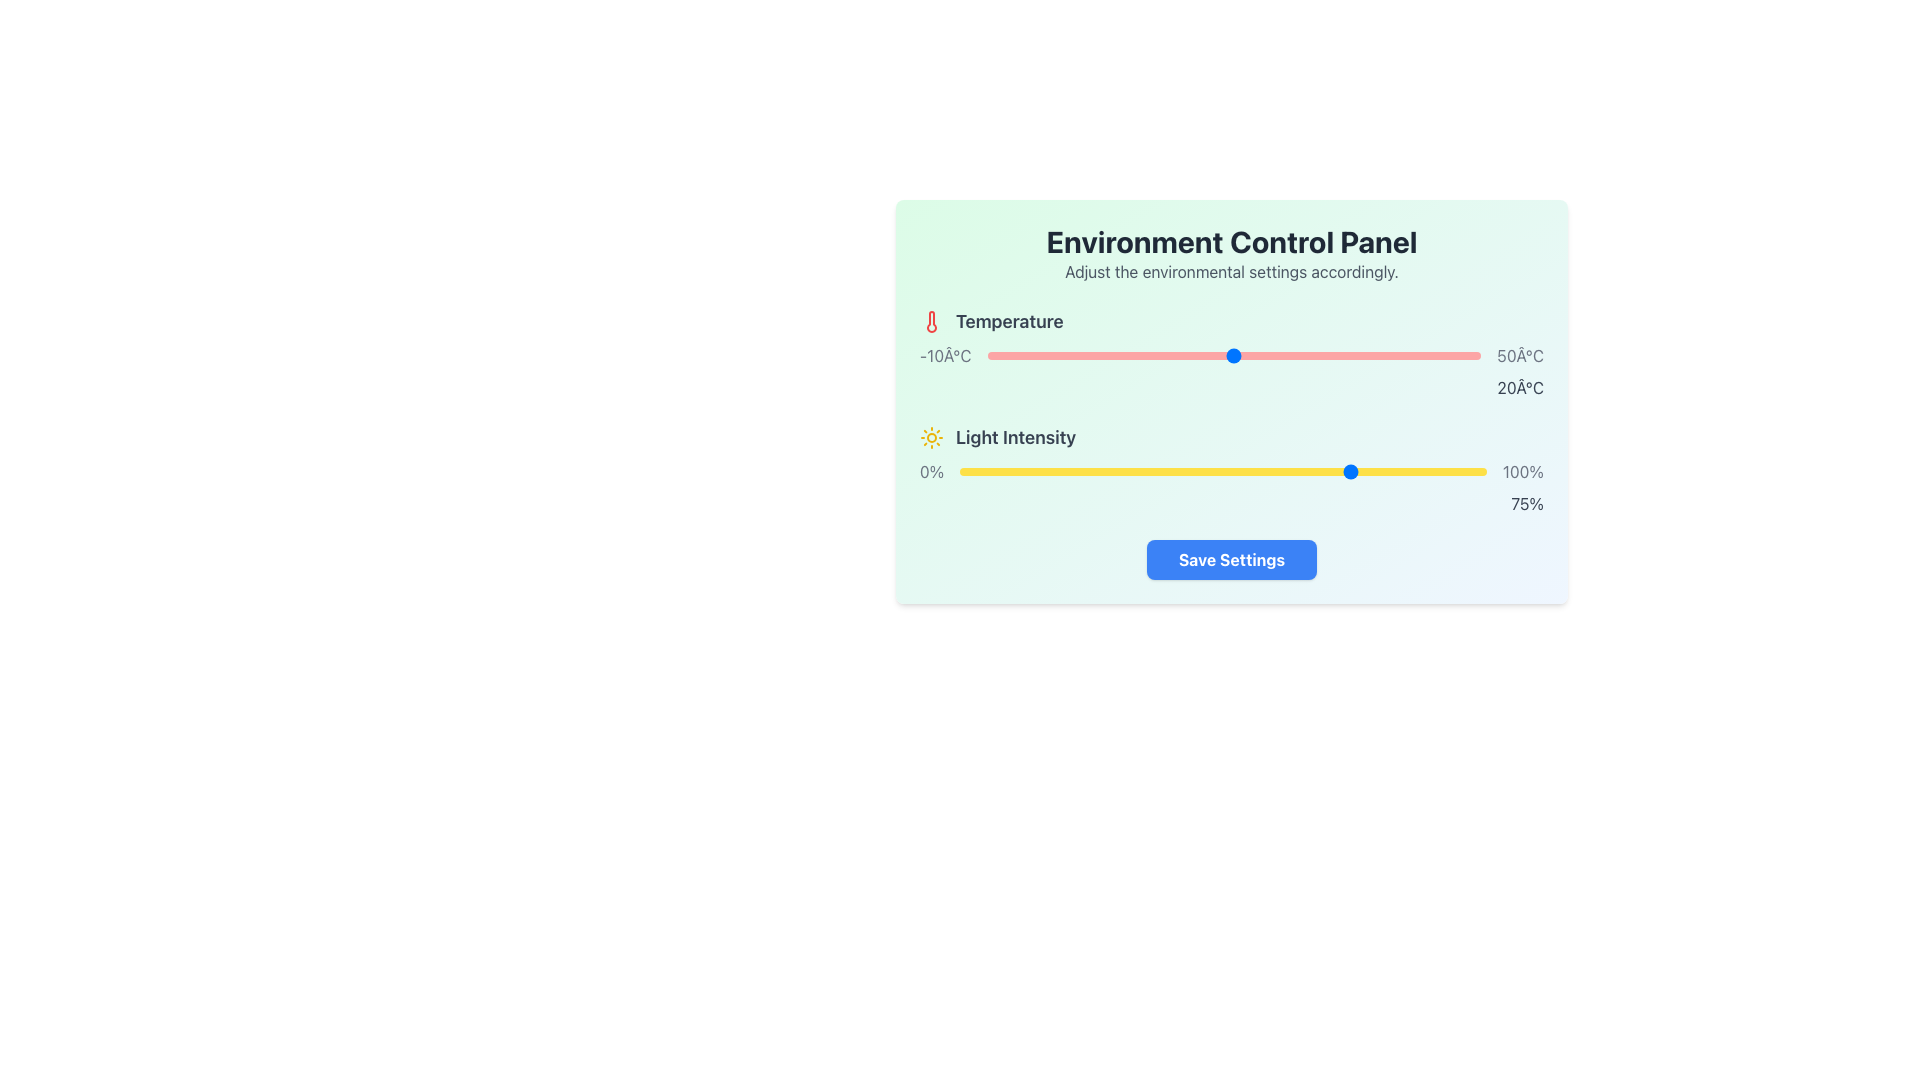  I want to click on light intensity, so click(1059, 471).